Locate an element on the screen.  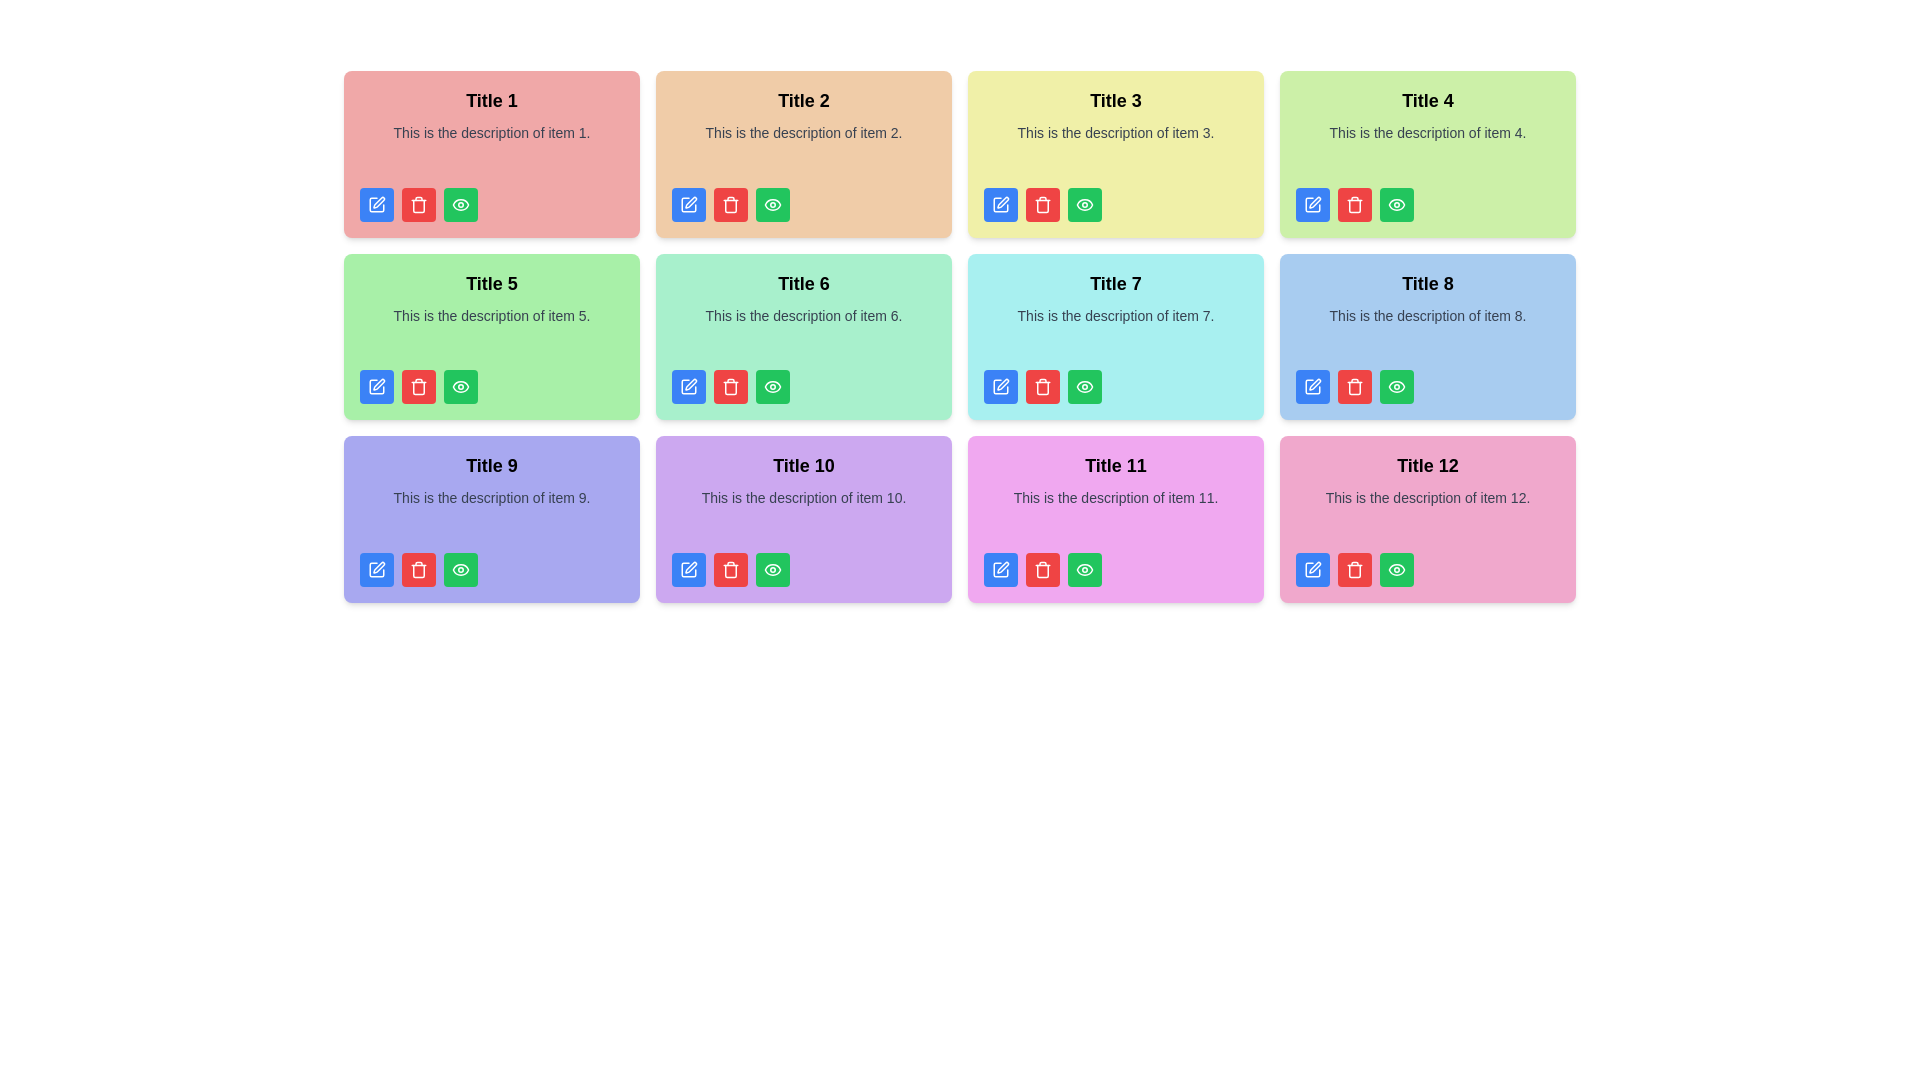
the blue square icon with a pencil overlay located at the bottom-left corner of the card labeled 'Title 9' to initiate the edit action is located at coordinates (377, 569).